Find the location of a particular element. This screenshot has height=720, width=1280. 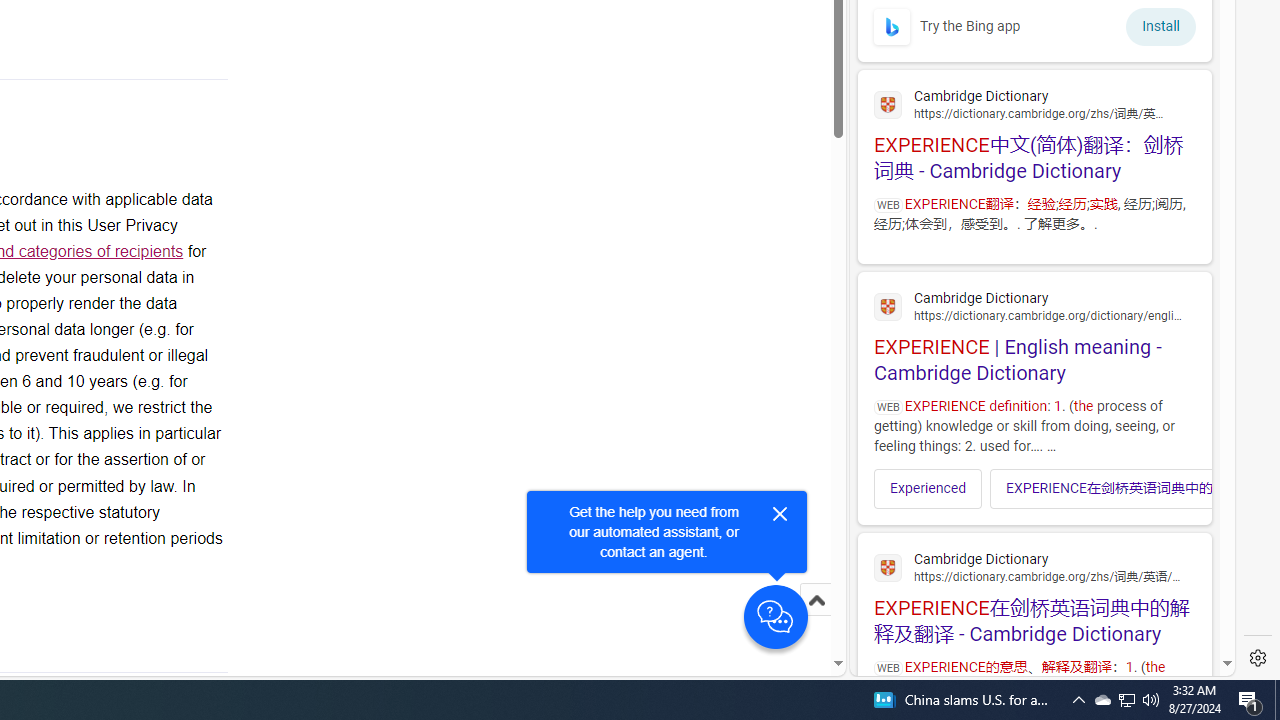

'EXPERIENCE | English meaning - Cambridge Dictionary' is located at coordinates (1034, 333).